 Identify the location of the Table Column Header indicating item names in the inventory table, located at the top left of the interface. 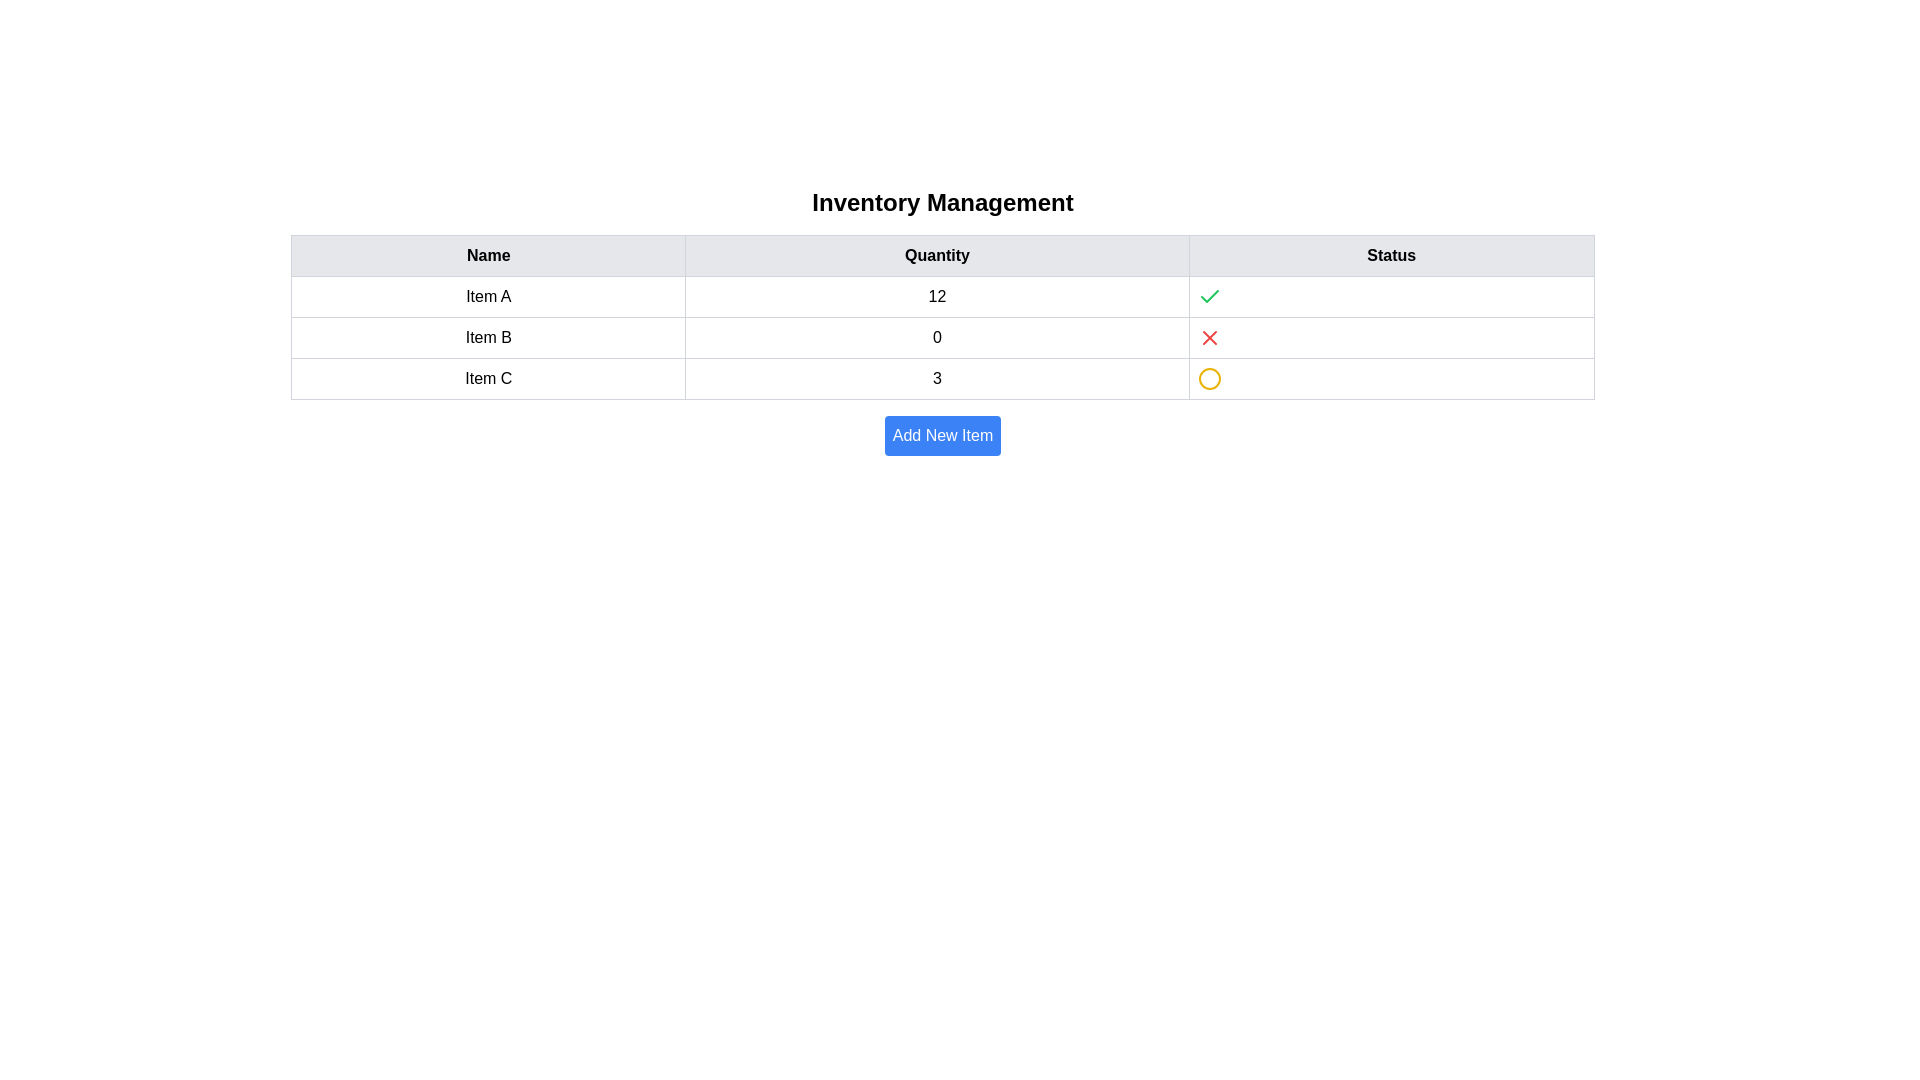
(488, 254).